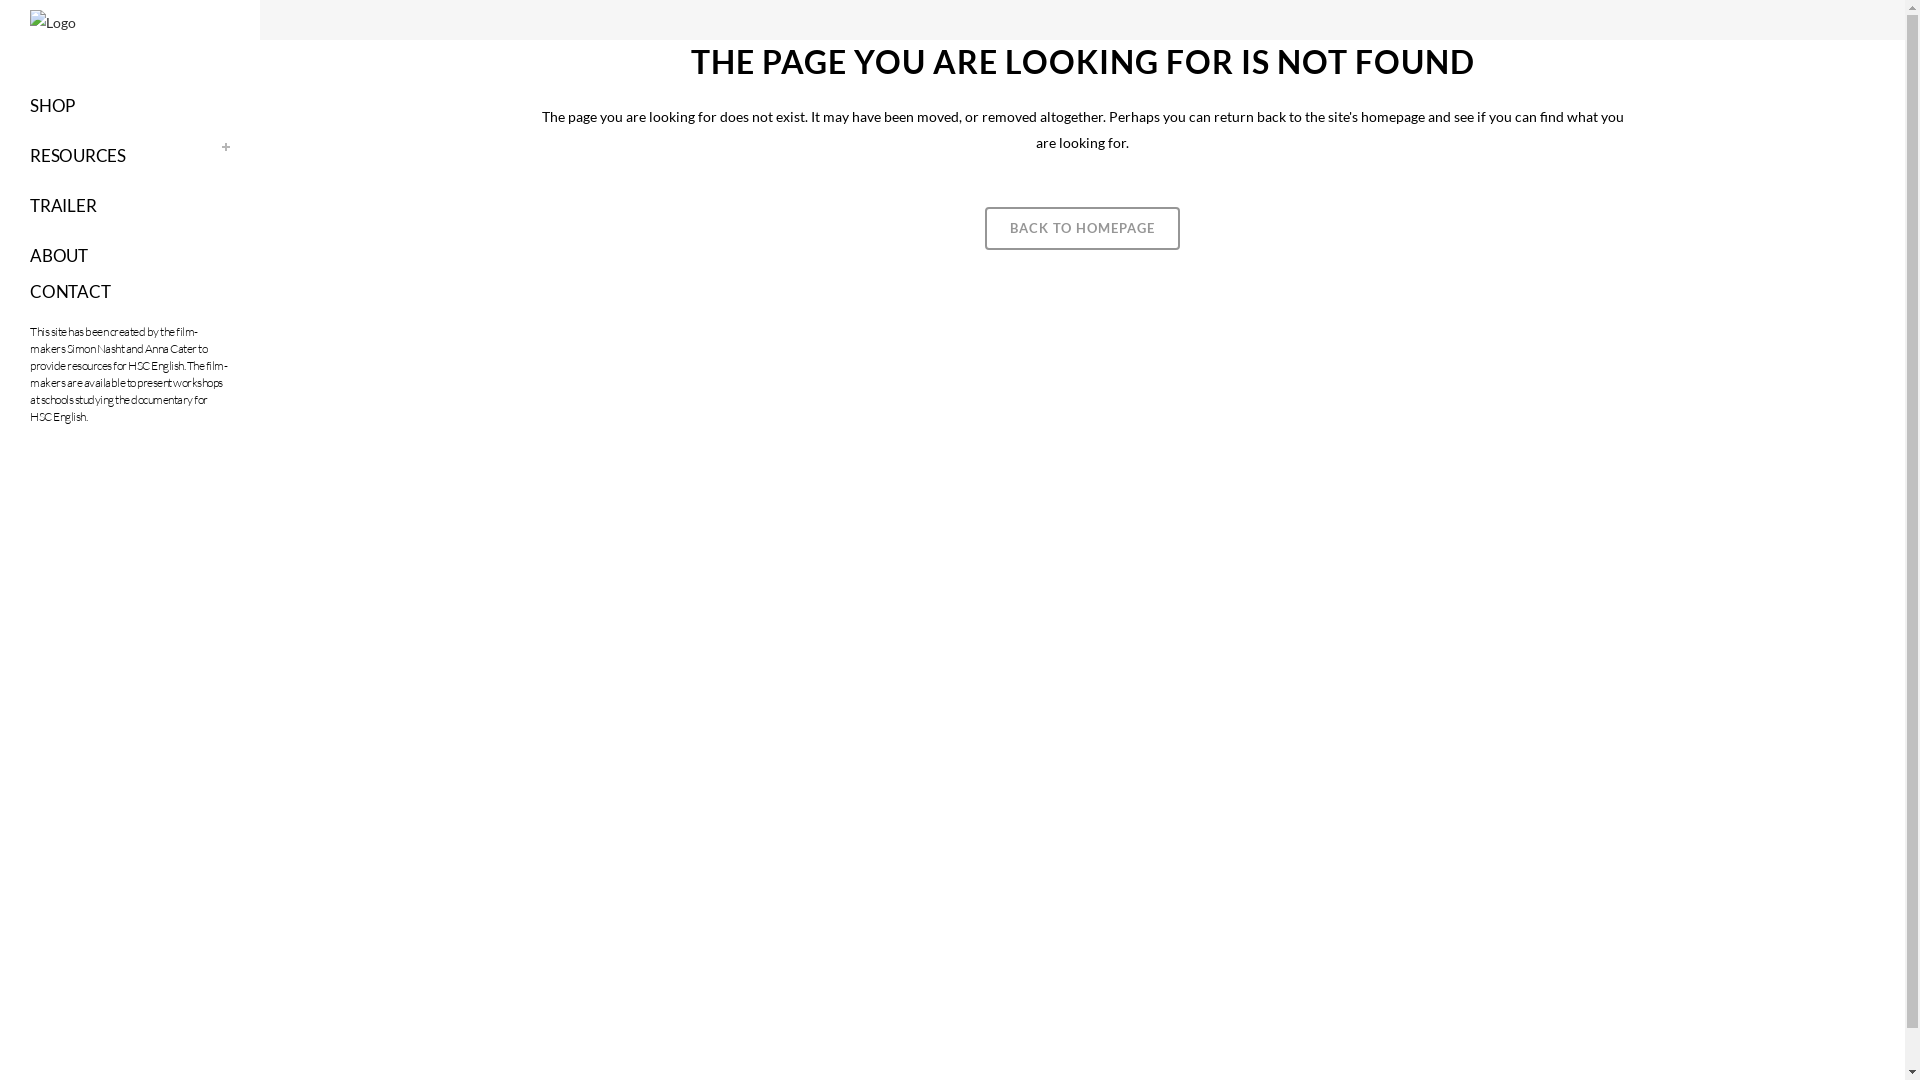 The width and height of the screenshot is (1920, 1080). I want to click on 'ABOUT', so click(128, 254).